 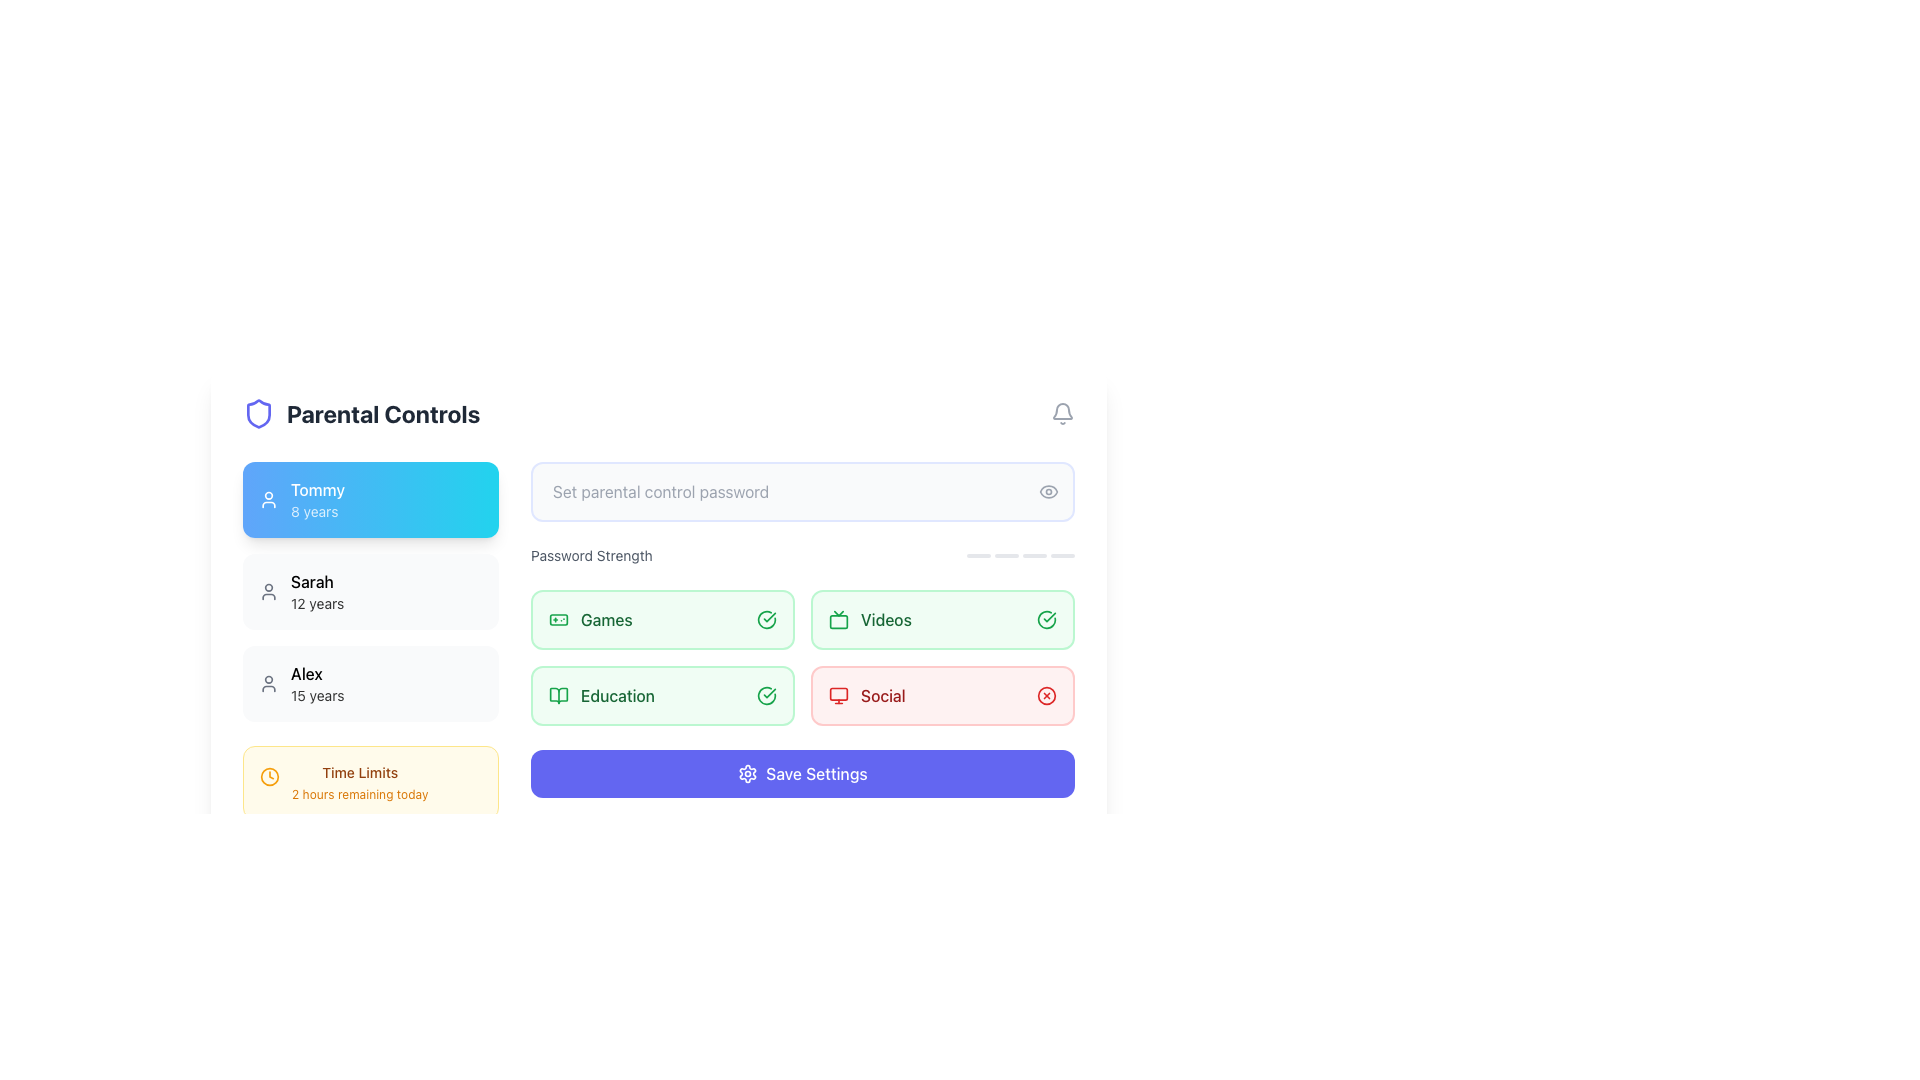 What do you see at coordinates (316, 511) in the screenshot?
I see `the text label indicating '8 years' under the name 'Tommy' in the blue box on the left side of the interface` at bounding box center [316, 511].